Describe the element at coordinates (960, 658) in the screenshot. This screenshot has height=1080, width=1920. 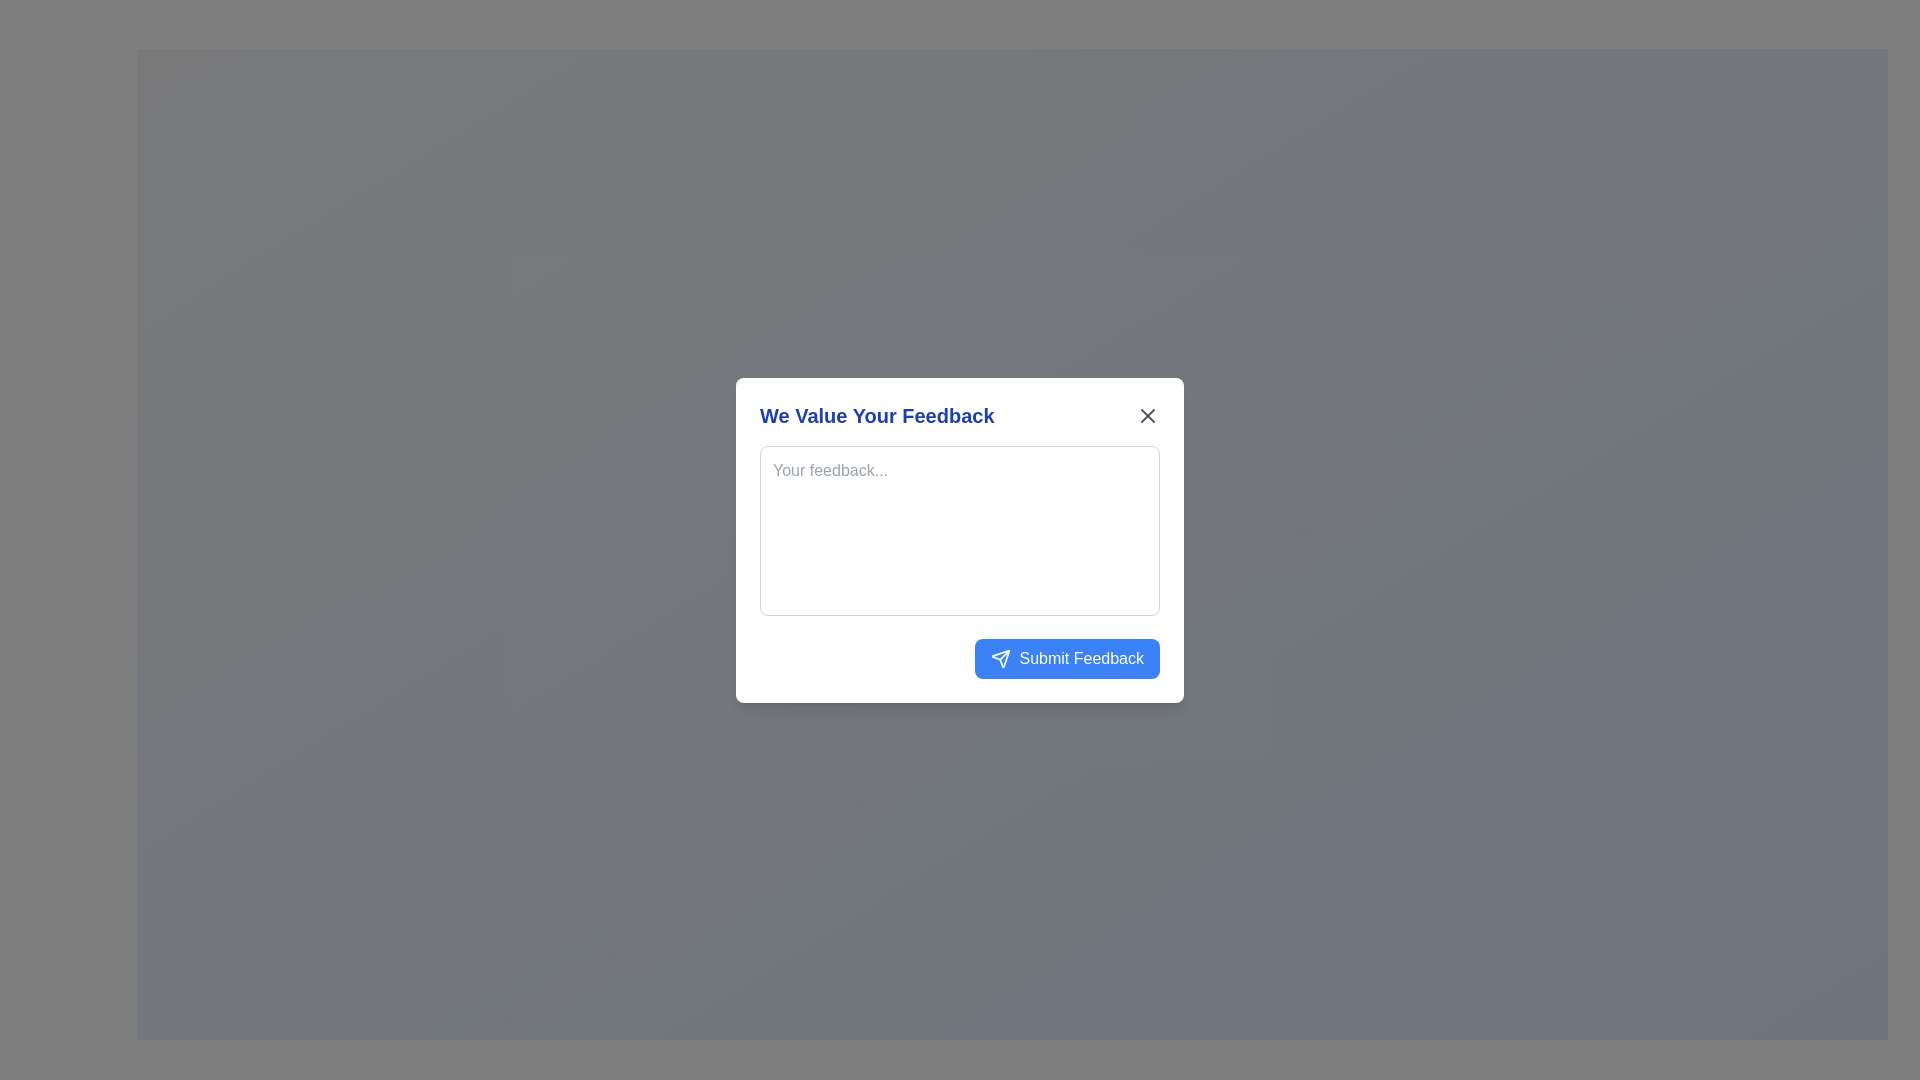
I see `the blue rectangular button labeled 'Submit Feedback' located in the bottom right corner of the 'We Value Your Feedback' form modal for keyboard interaction` at that location.